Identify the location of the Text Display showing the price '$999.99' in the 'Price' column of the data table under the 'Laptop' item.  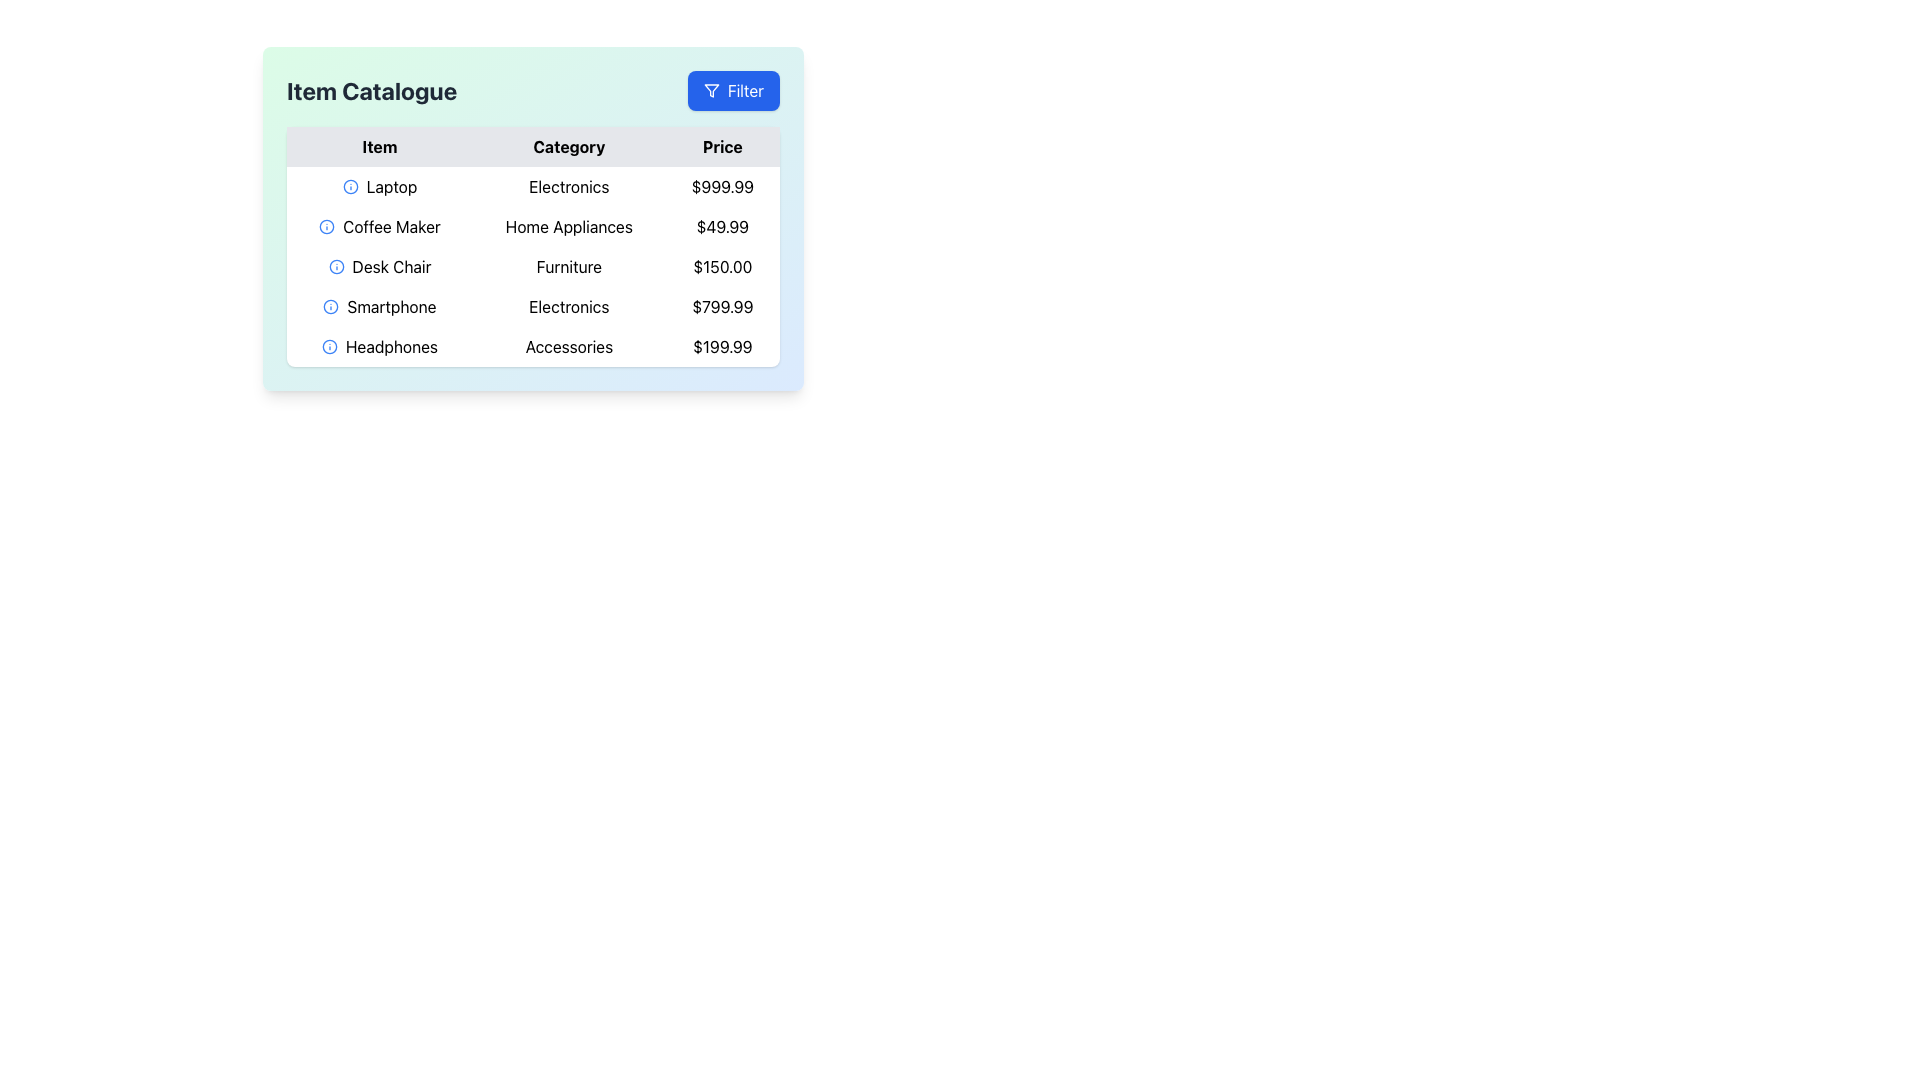
(721, 186).